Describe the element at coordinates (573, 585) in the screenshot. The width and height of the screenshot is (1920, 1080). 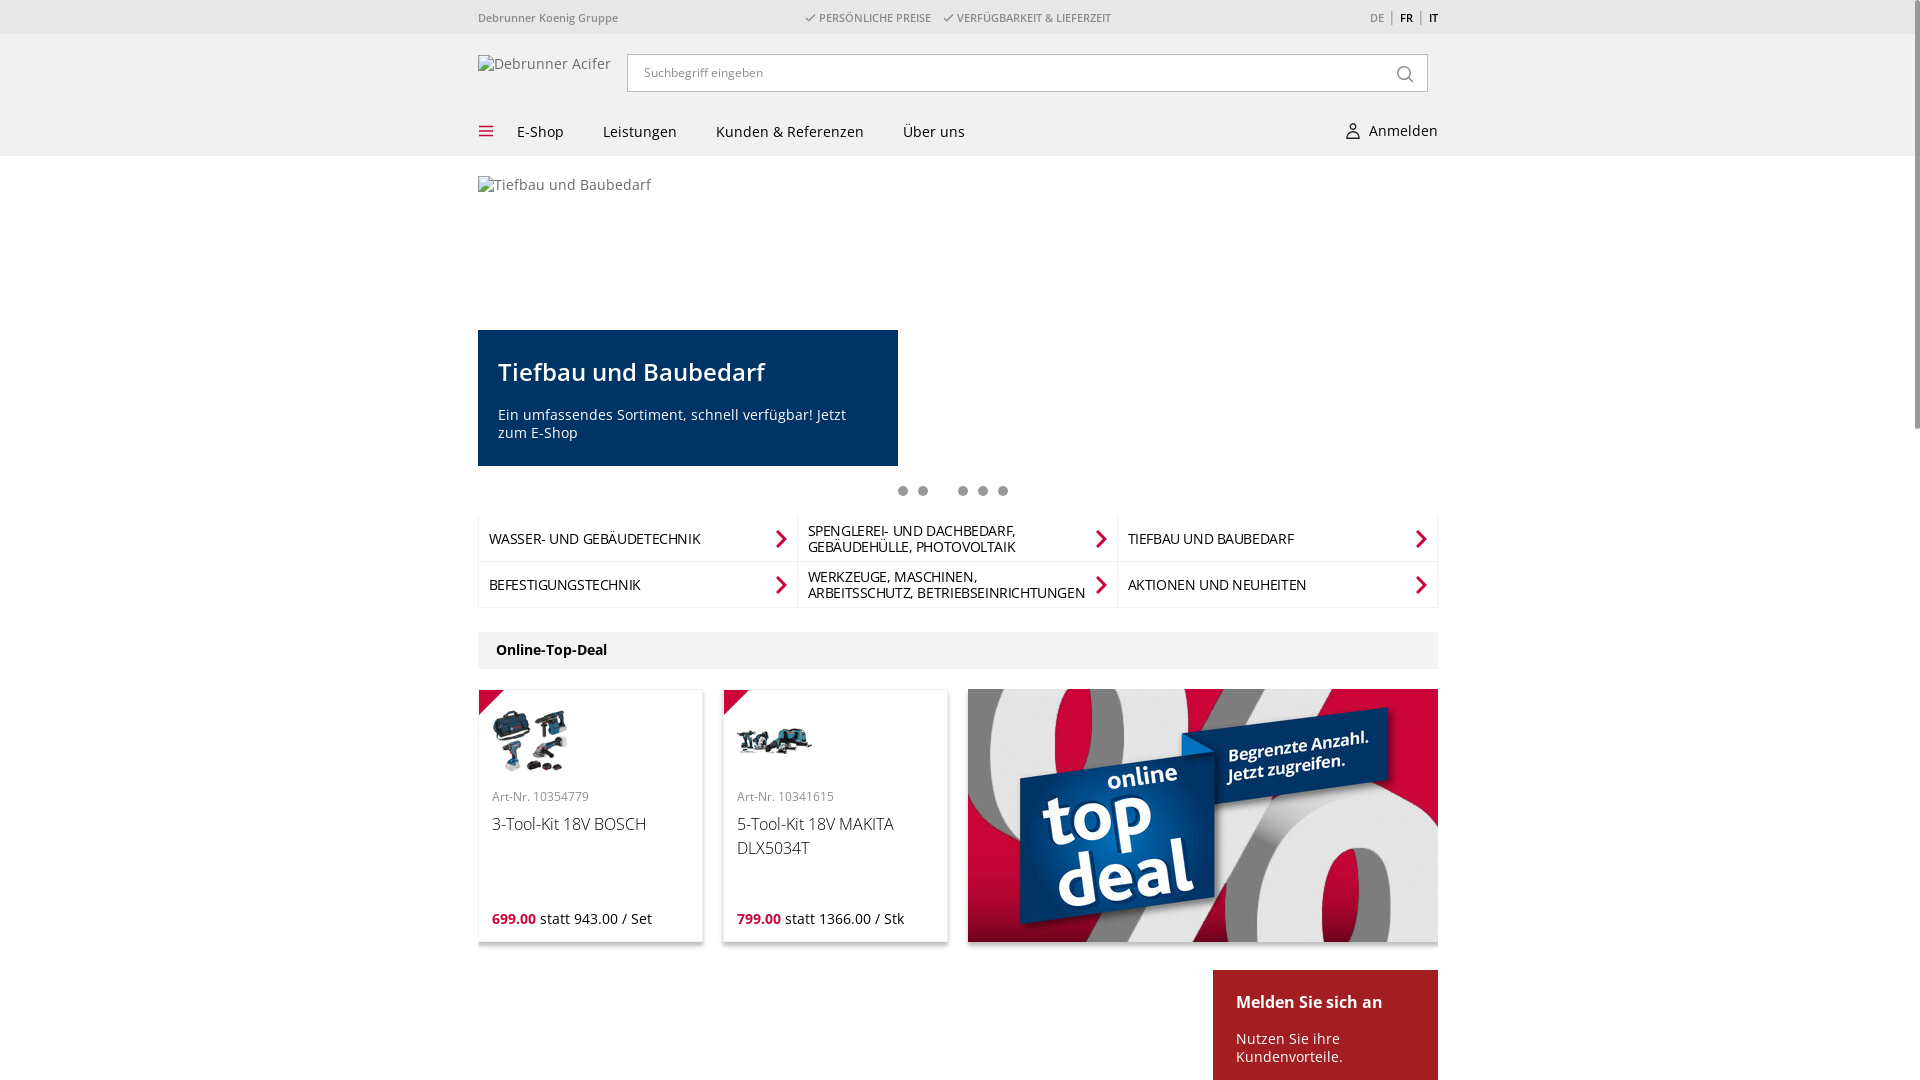
I see `'BEFESTIGUNGSTECHNIK'` at that location.